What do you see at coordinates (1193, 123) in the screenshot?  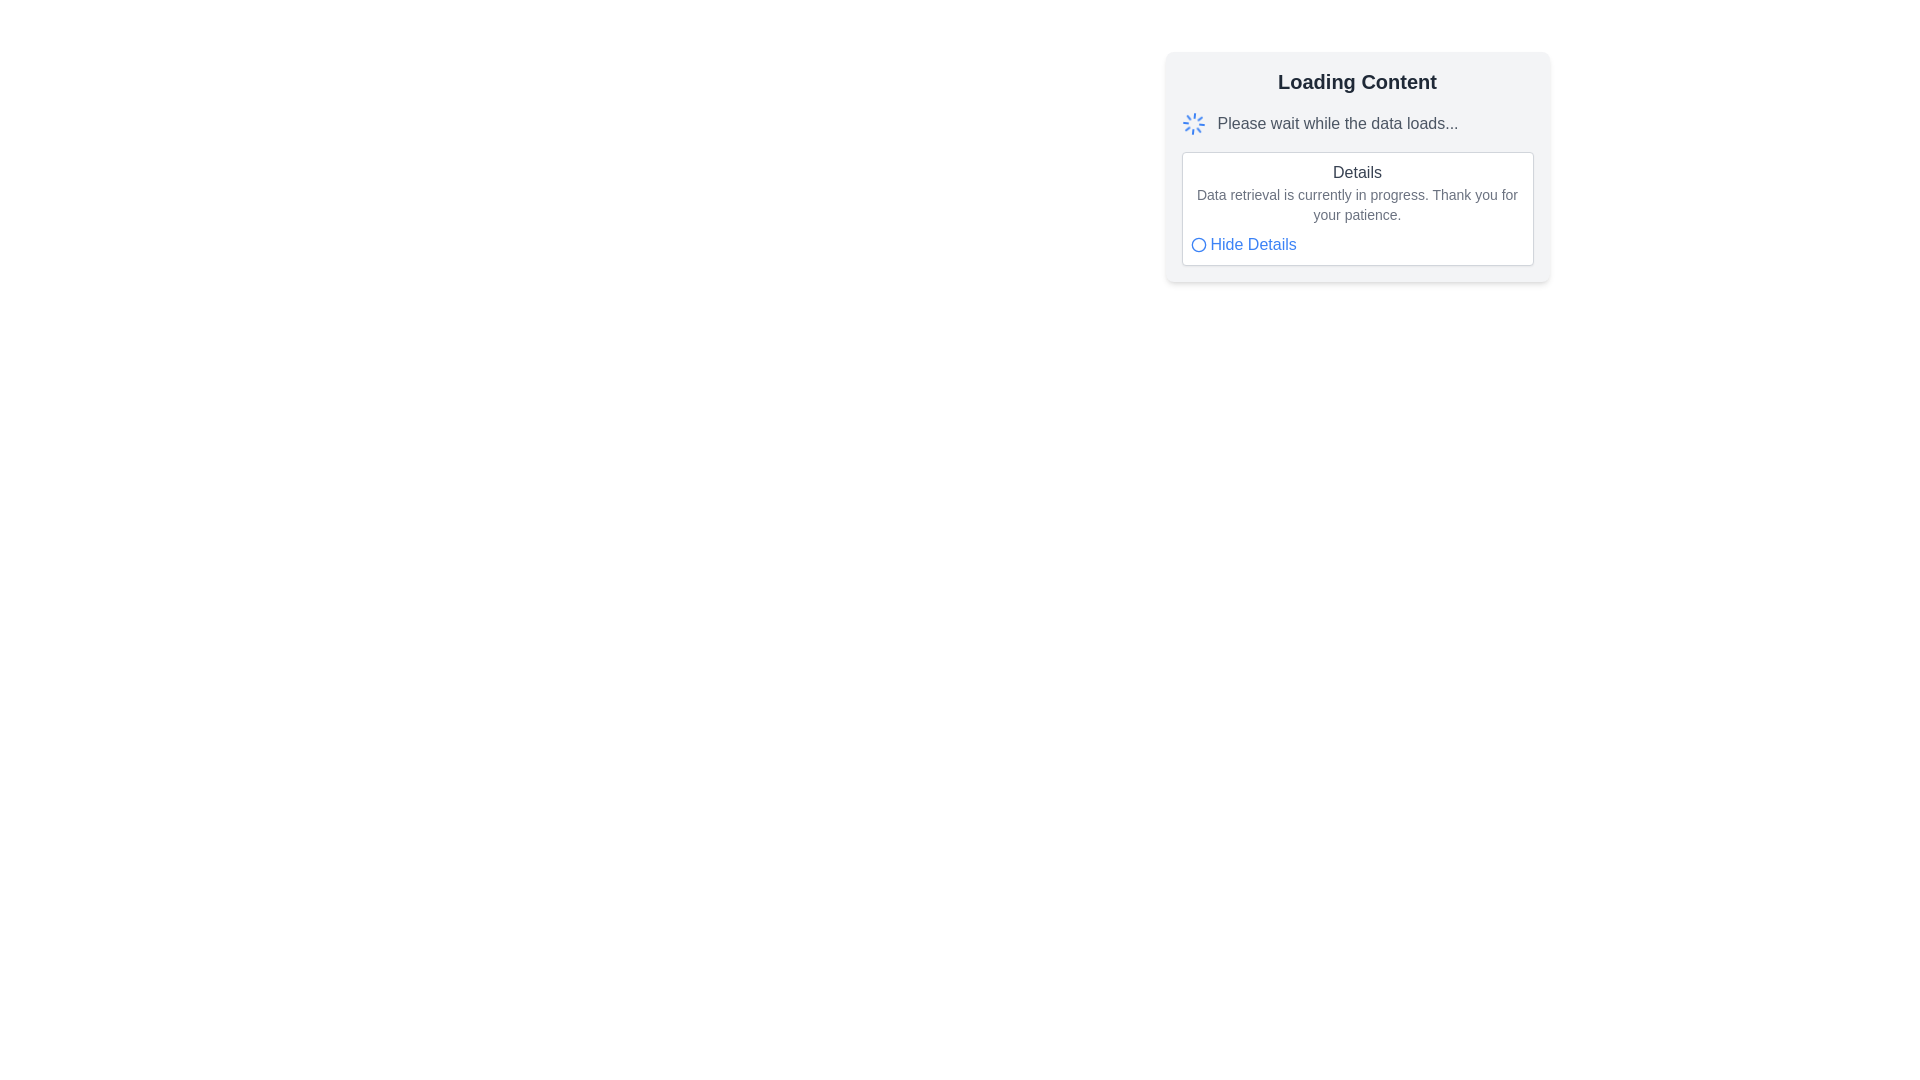 I see `the animated loading spinner located in the 'Loading Content' modal, which indicates that data is currently loading` at bounding box center [1193, 123].